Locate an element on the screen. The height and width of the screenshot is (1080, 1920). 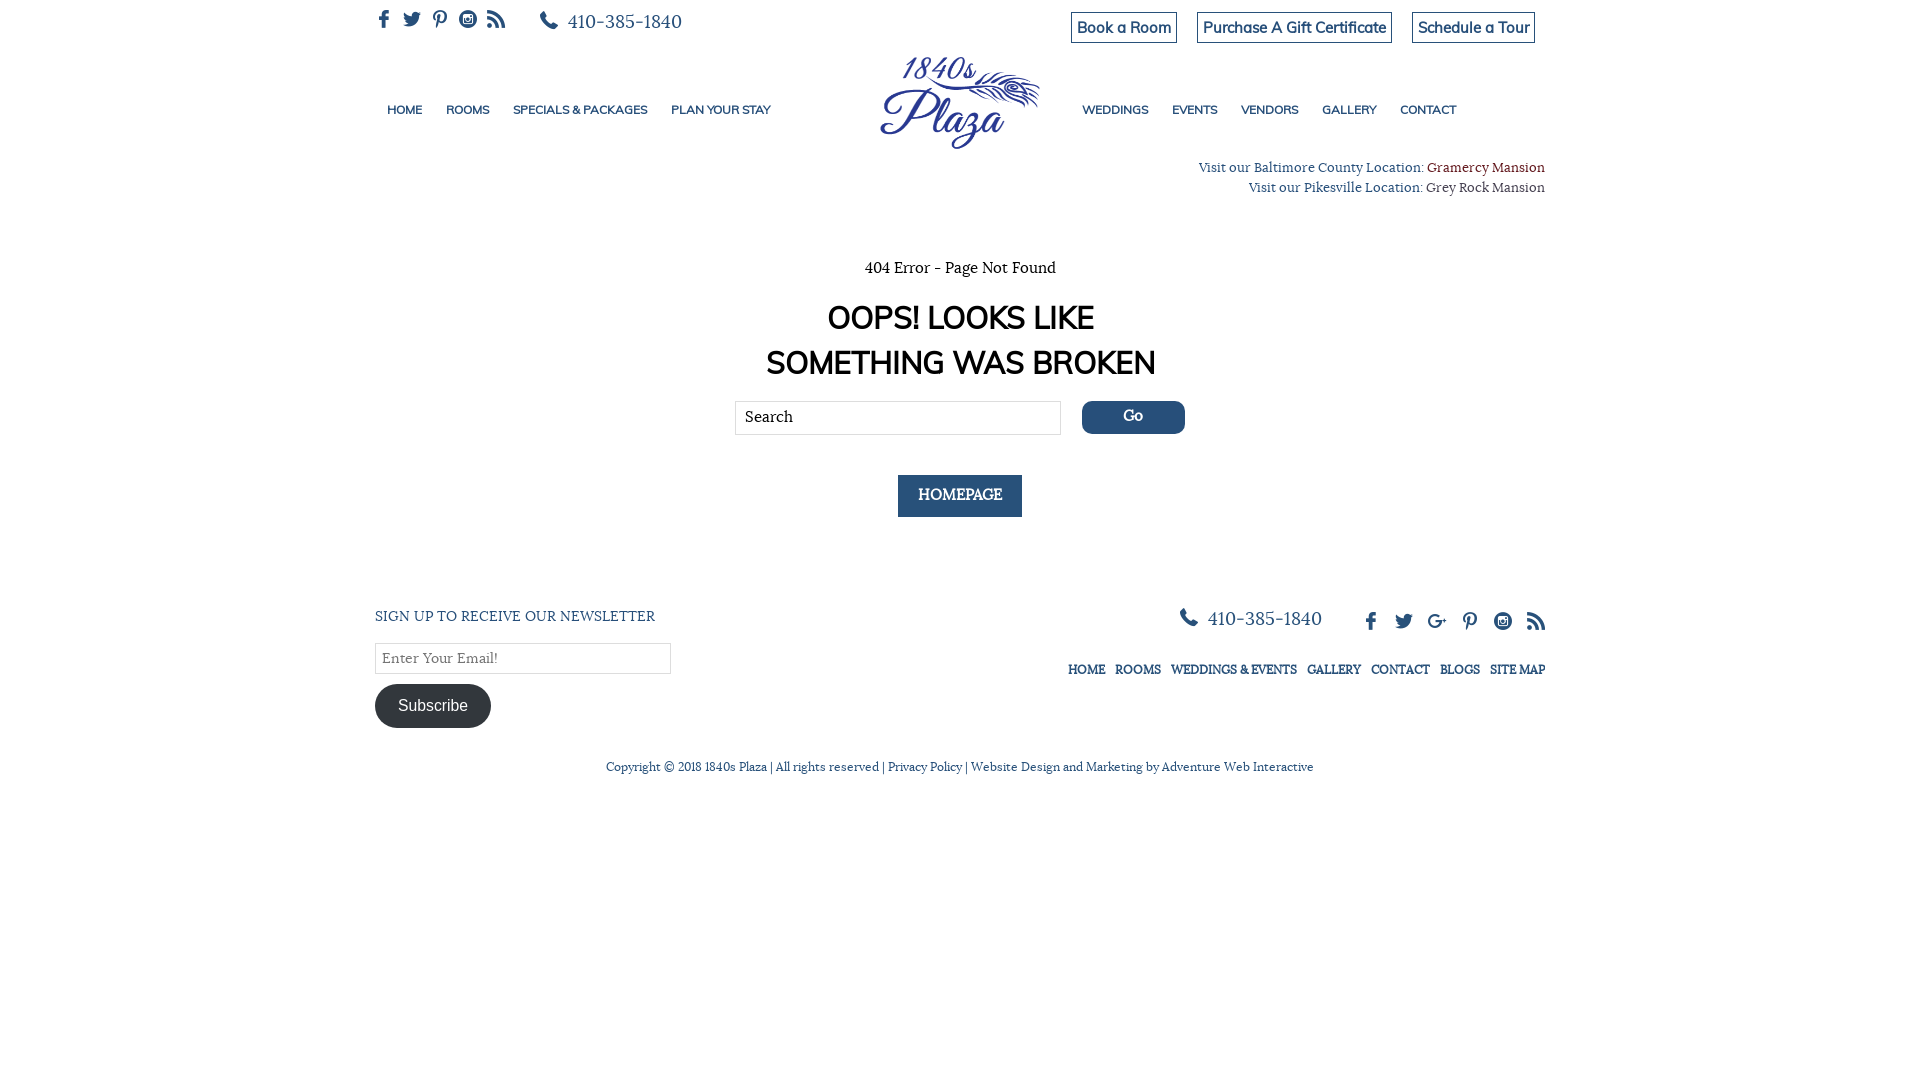
'Subscribe' is located at coordinates (374, 704).